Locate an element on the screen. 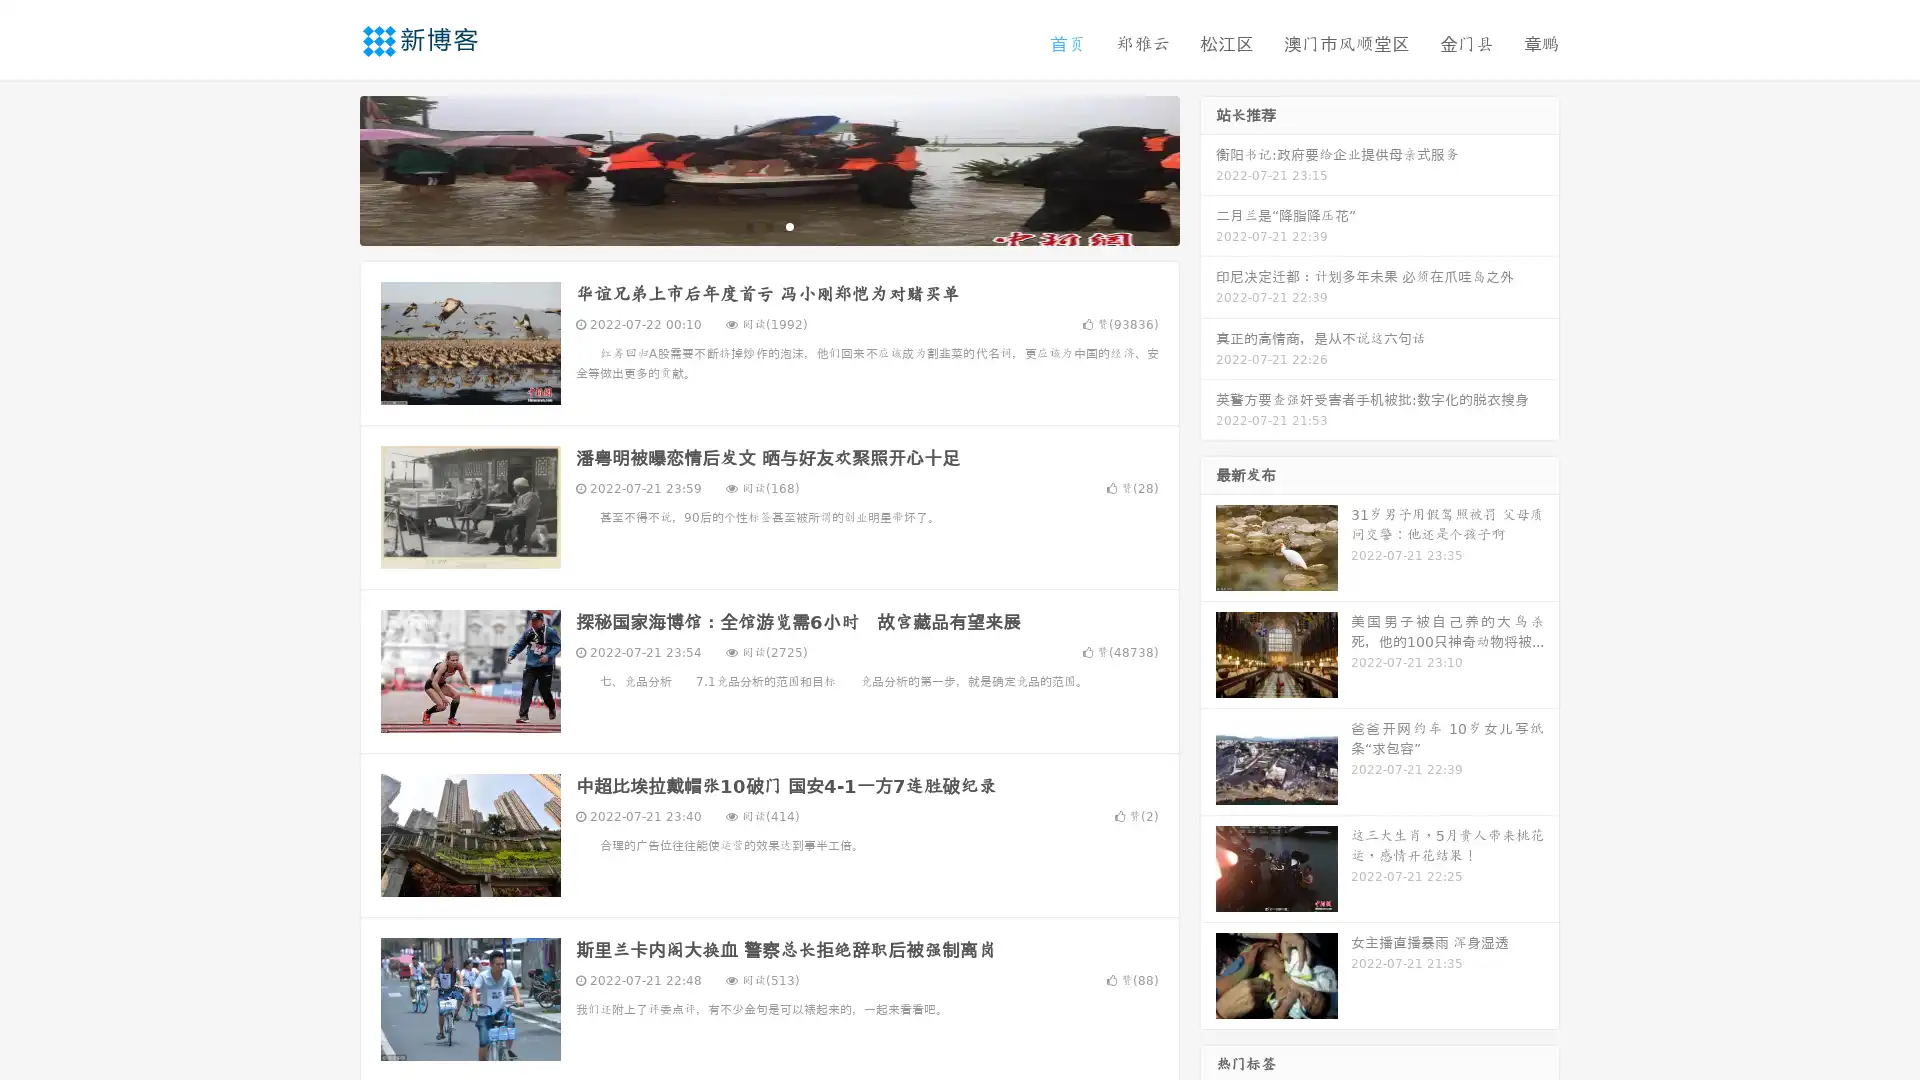 This screenshot has height=1080, width=1920. Go to slide 1 is located at coordinates (748, 225).